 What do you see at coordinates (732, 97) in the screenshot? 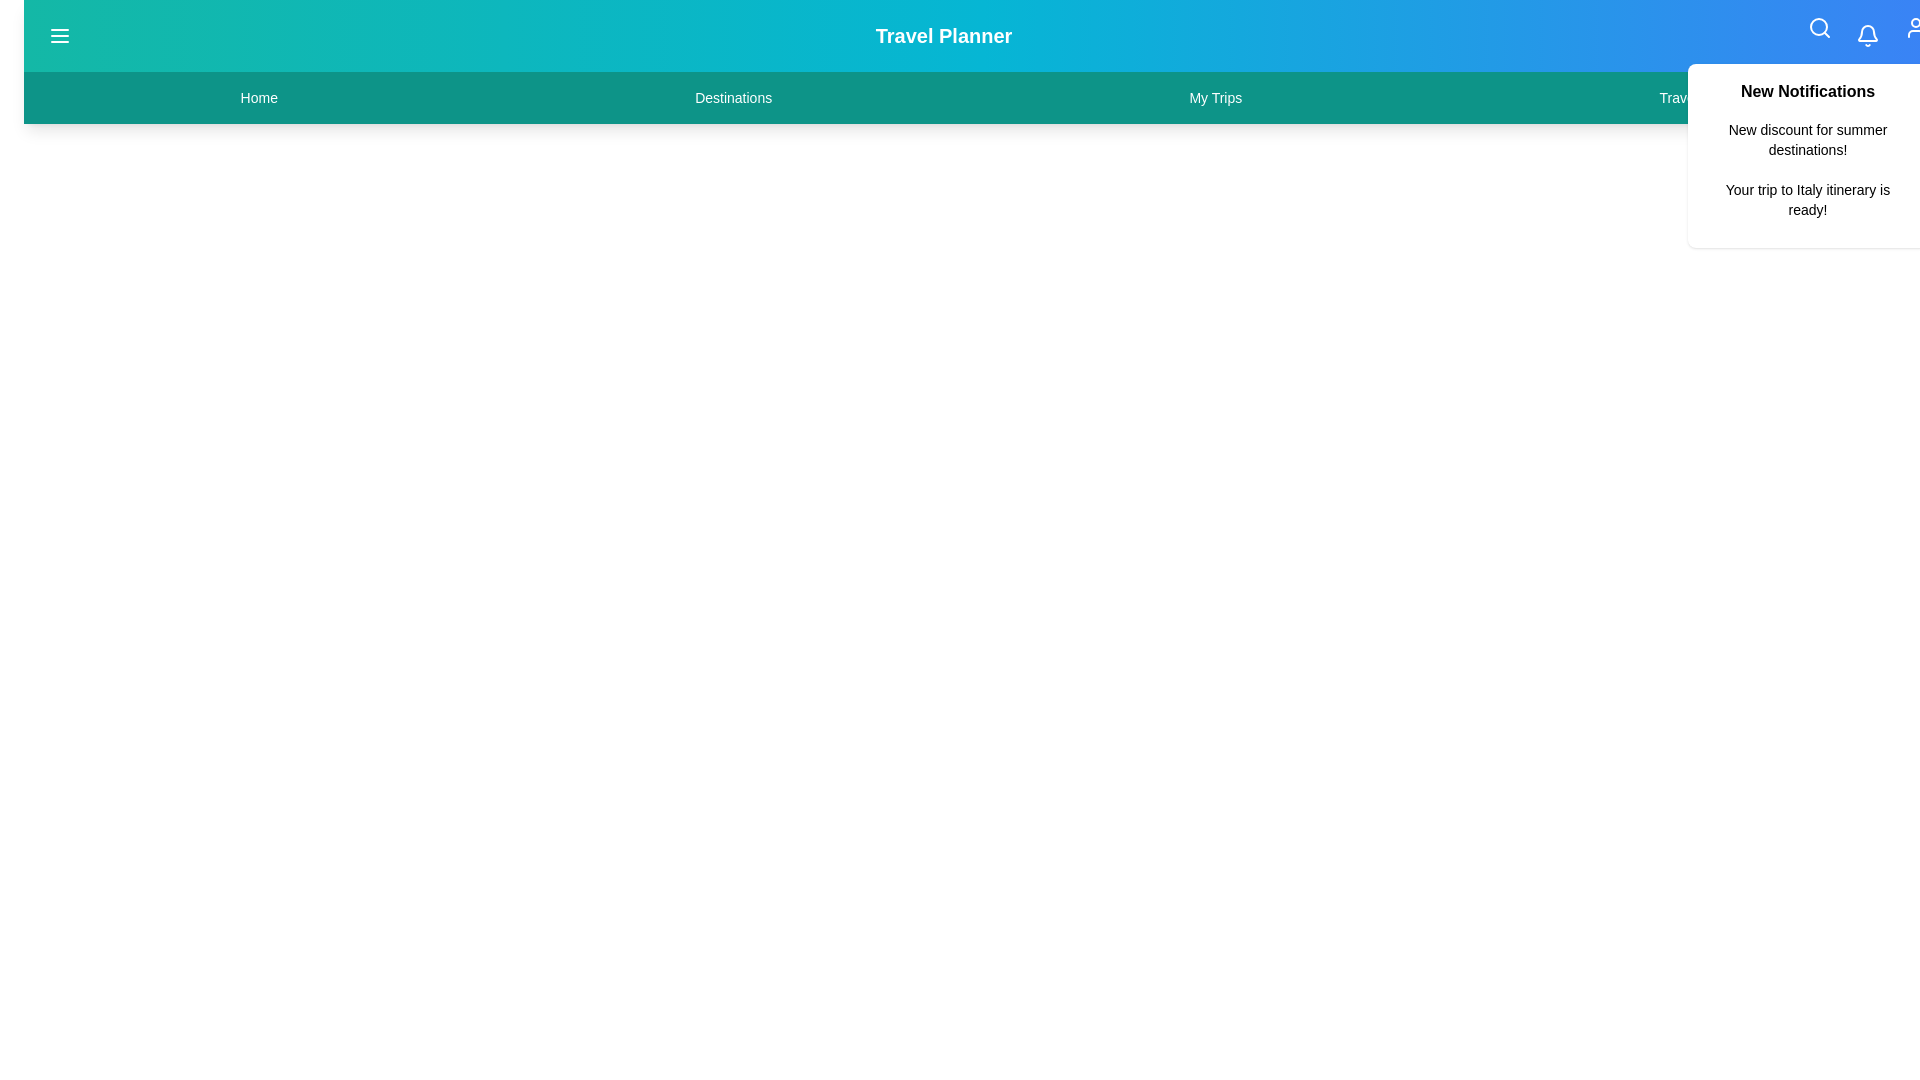
I see `the navigation item Destinations from the menu` at bounding box center [732, 97].